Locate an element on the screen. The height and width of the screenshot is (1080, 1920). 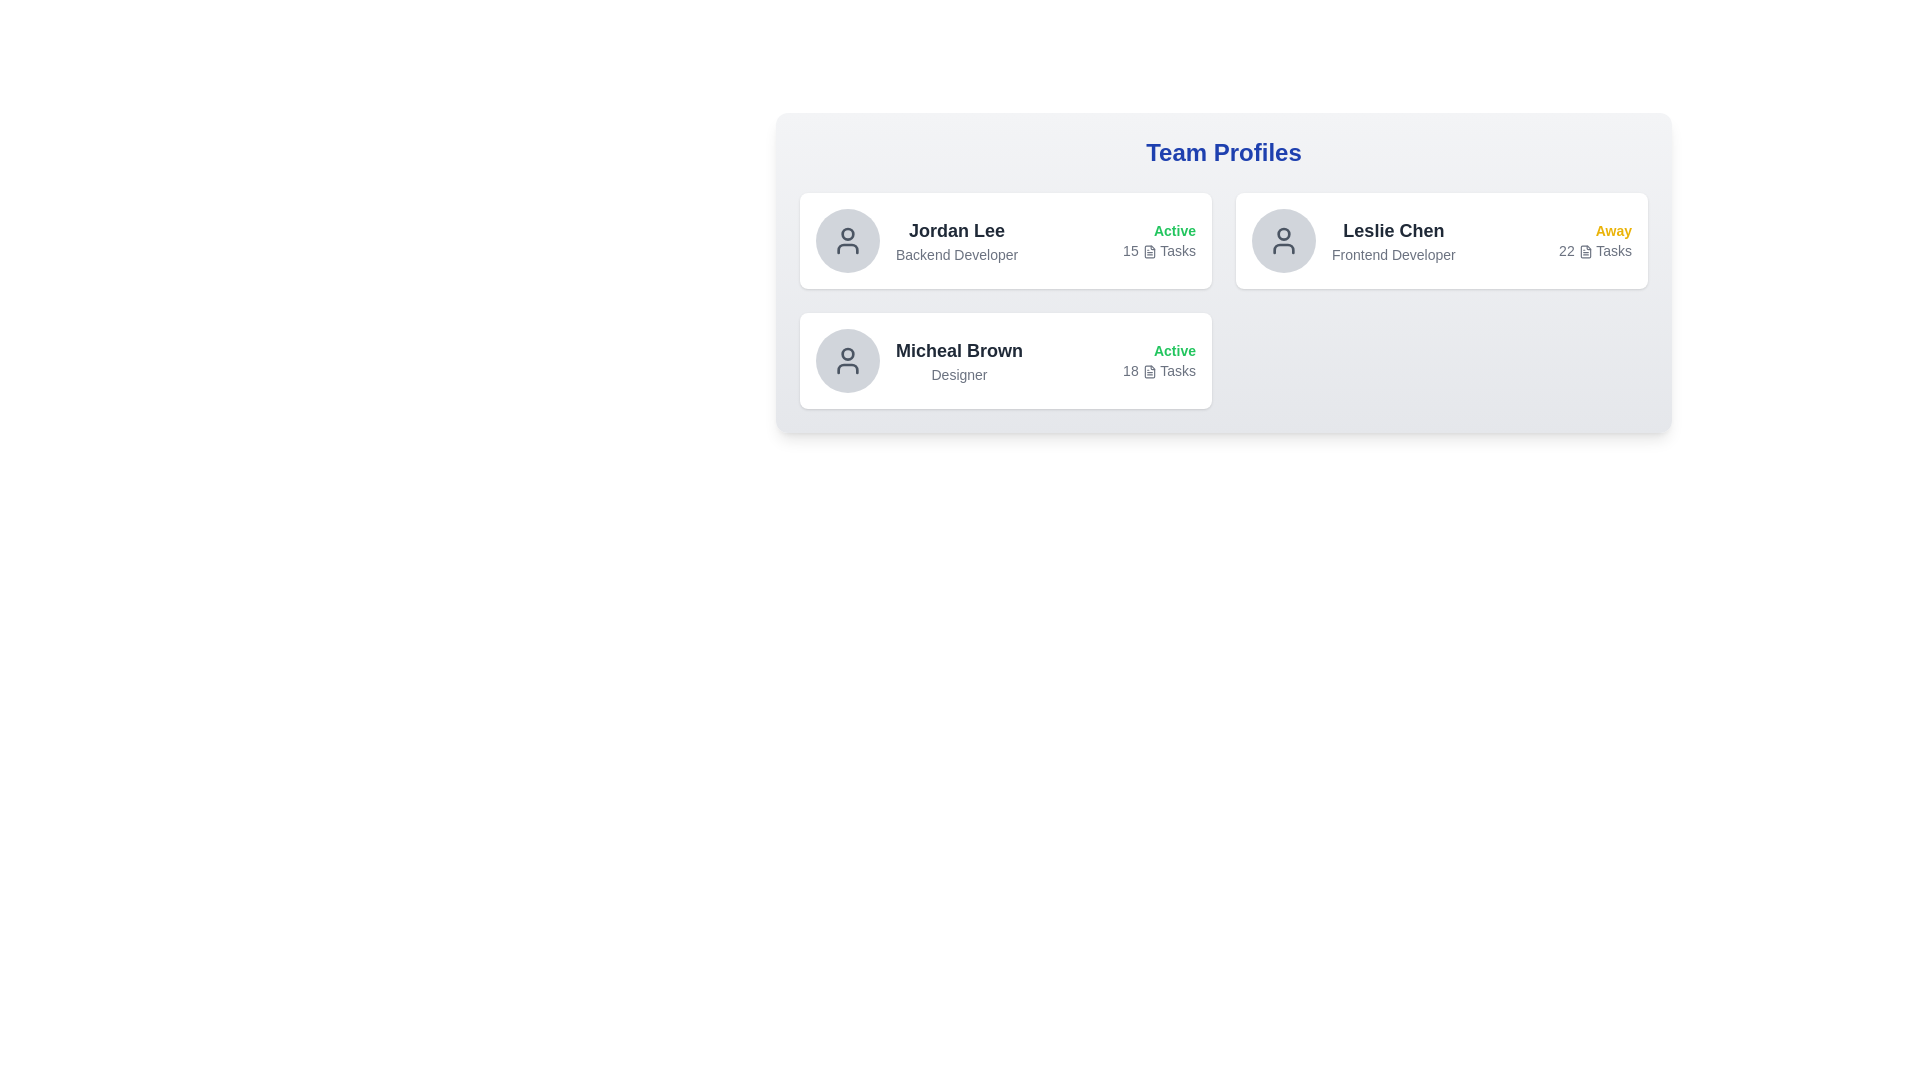
the Profile card located at the top-left of the grid layout is located at coordinates (1006, 239).